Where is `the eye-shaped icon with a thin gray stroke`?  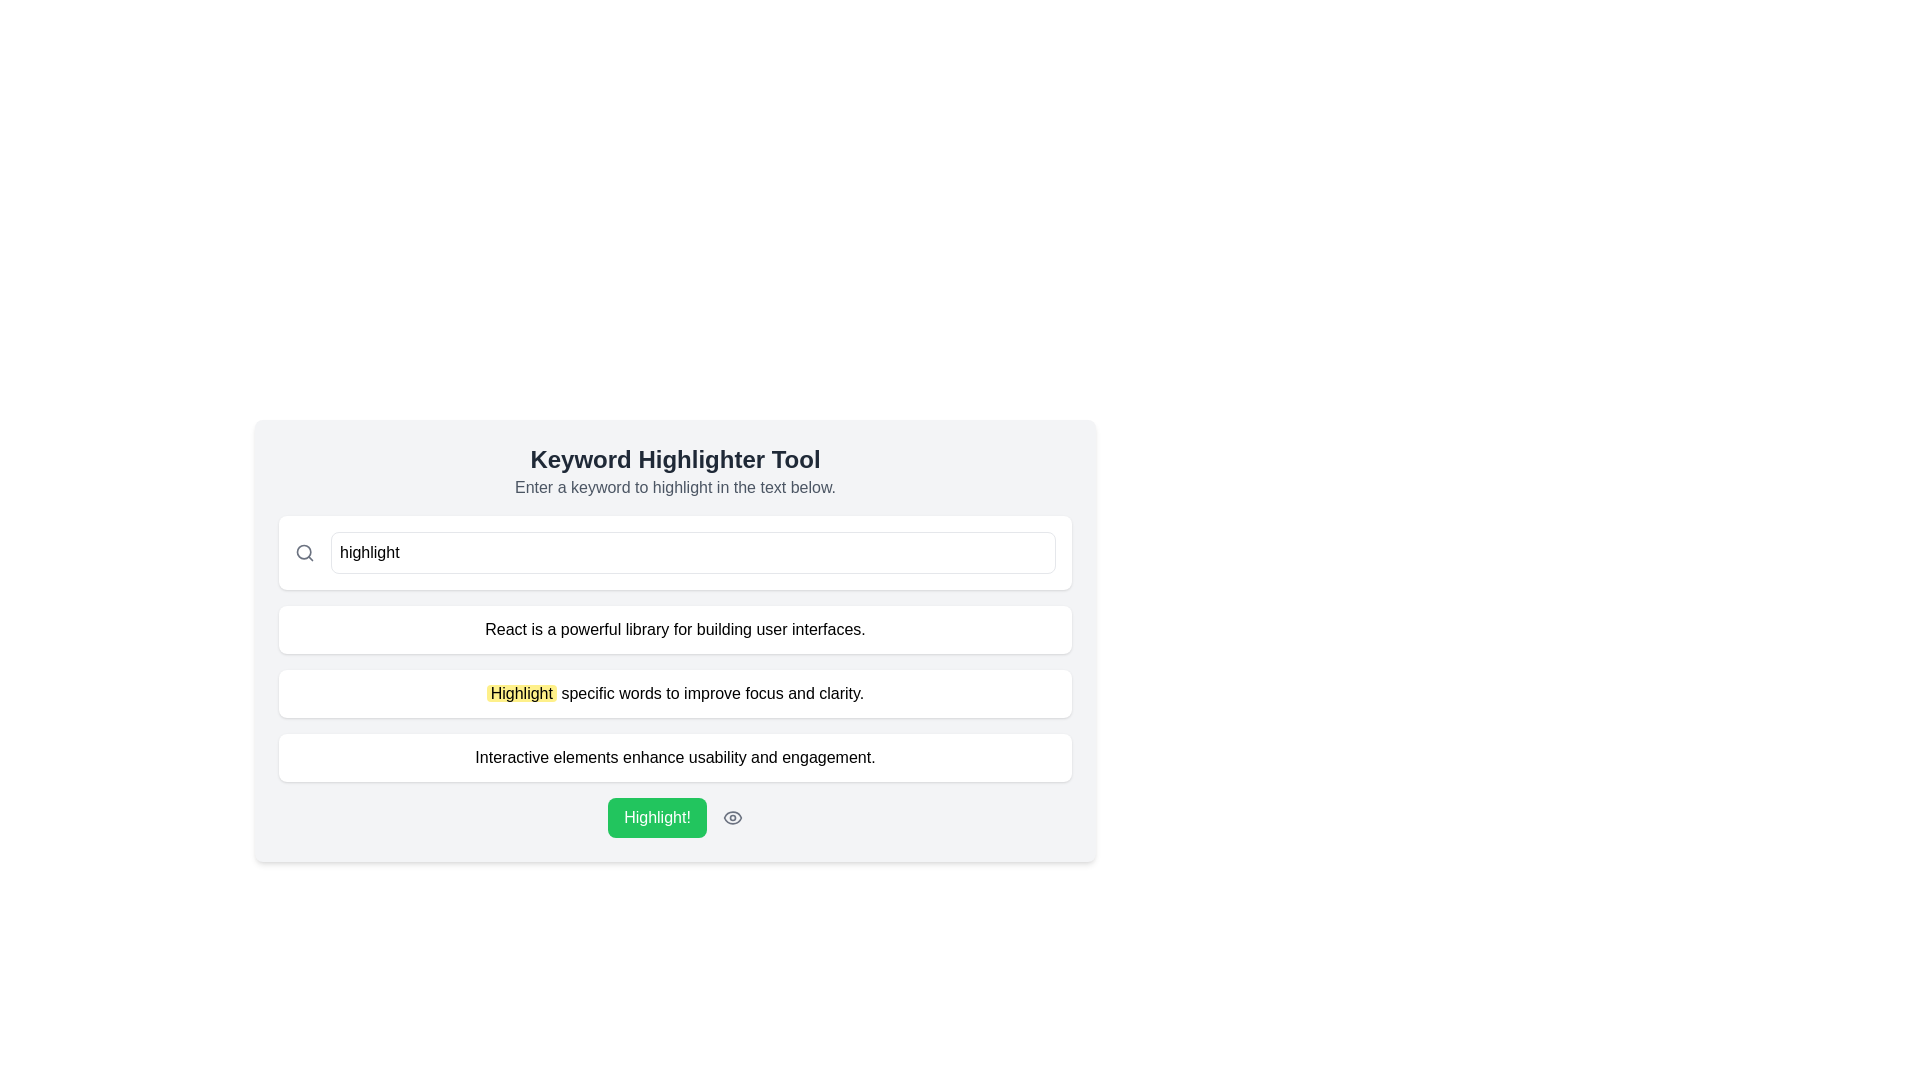 the eye-shaped icon with a thin gray stroke is located at coordinates (731, 817).